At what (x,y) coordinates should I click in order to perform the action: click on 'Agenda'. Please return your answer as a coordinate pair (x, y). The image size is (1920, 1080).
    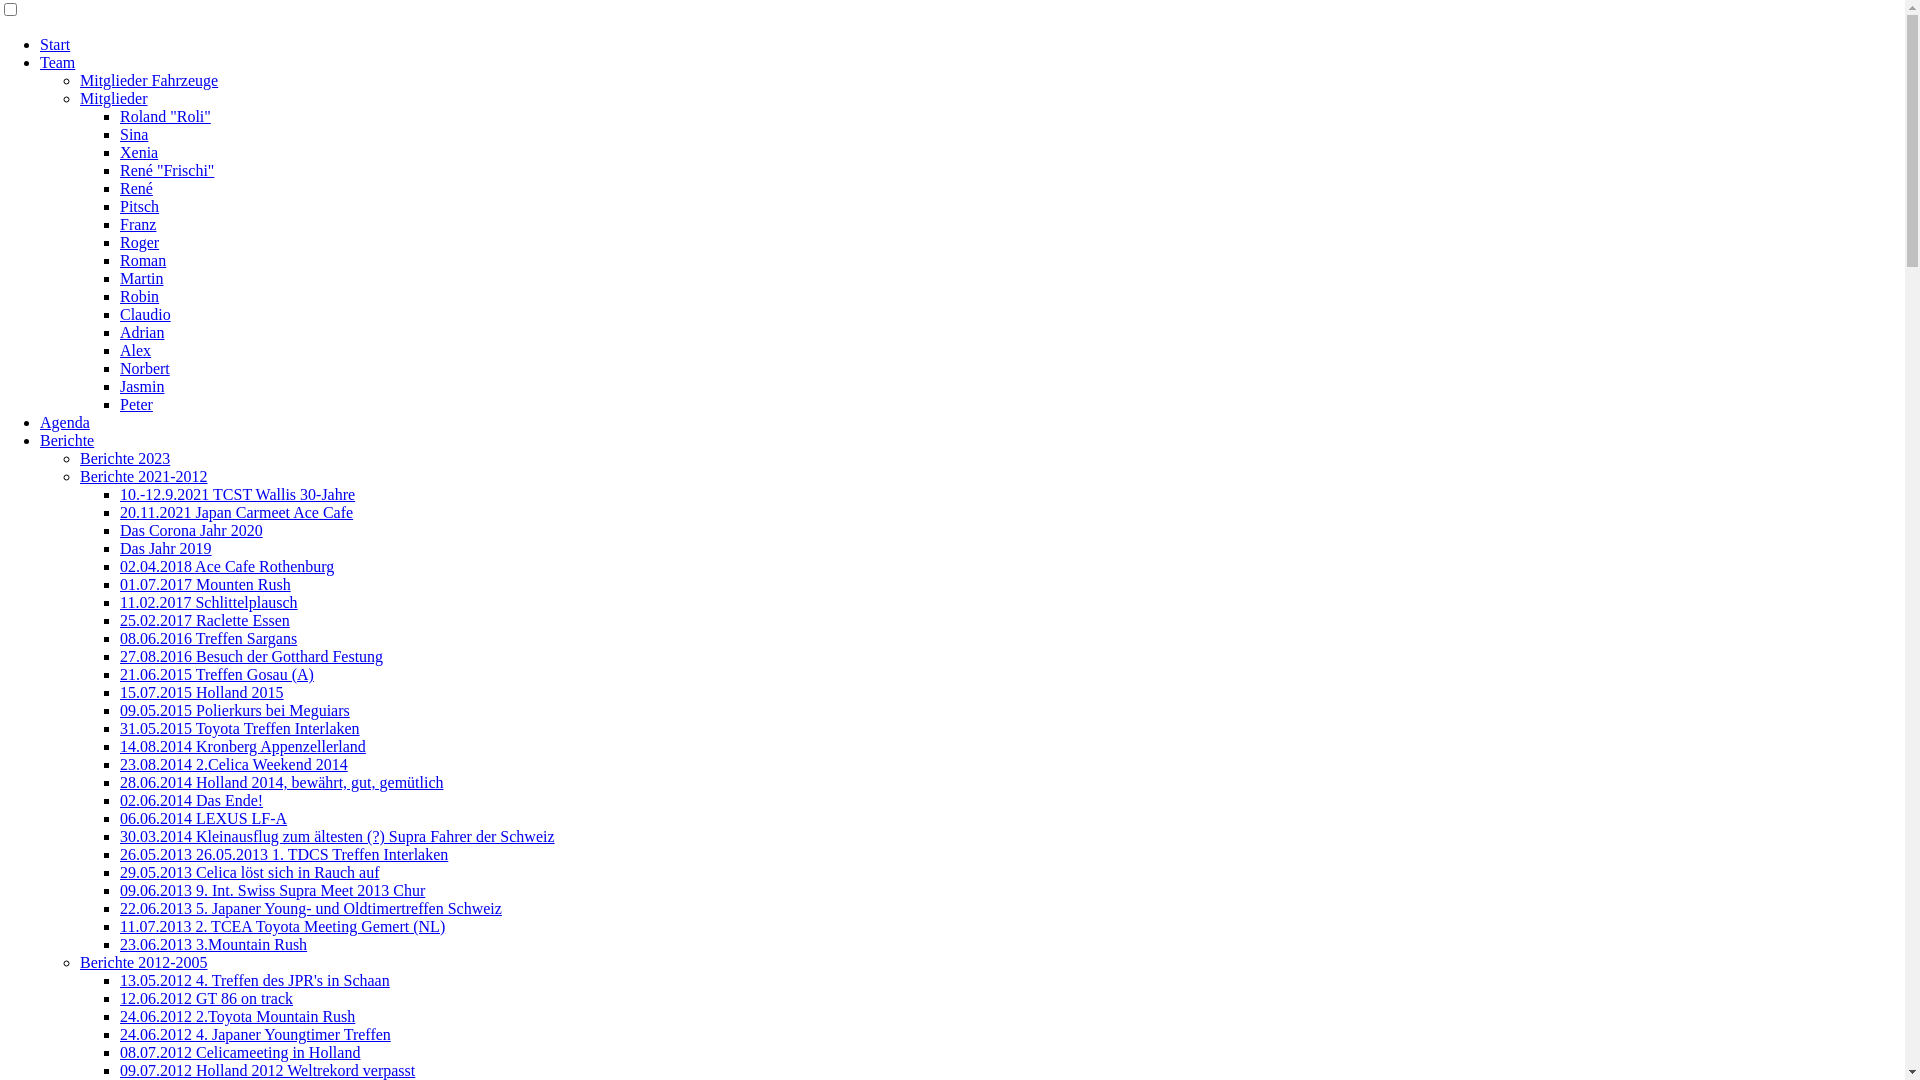
    Looking at the image, I should click on (39, 421).